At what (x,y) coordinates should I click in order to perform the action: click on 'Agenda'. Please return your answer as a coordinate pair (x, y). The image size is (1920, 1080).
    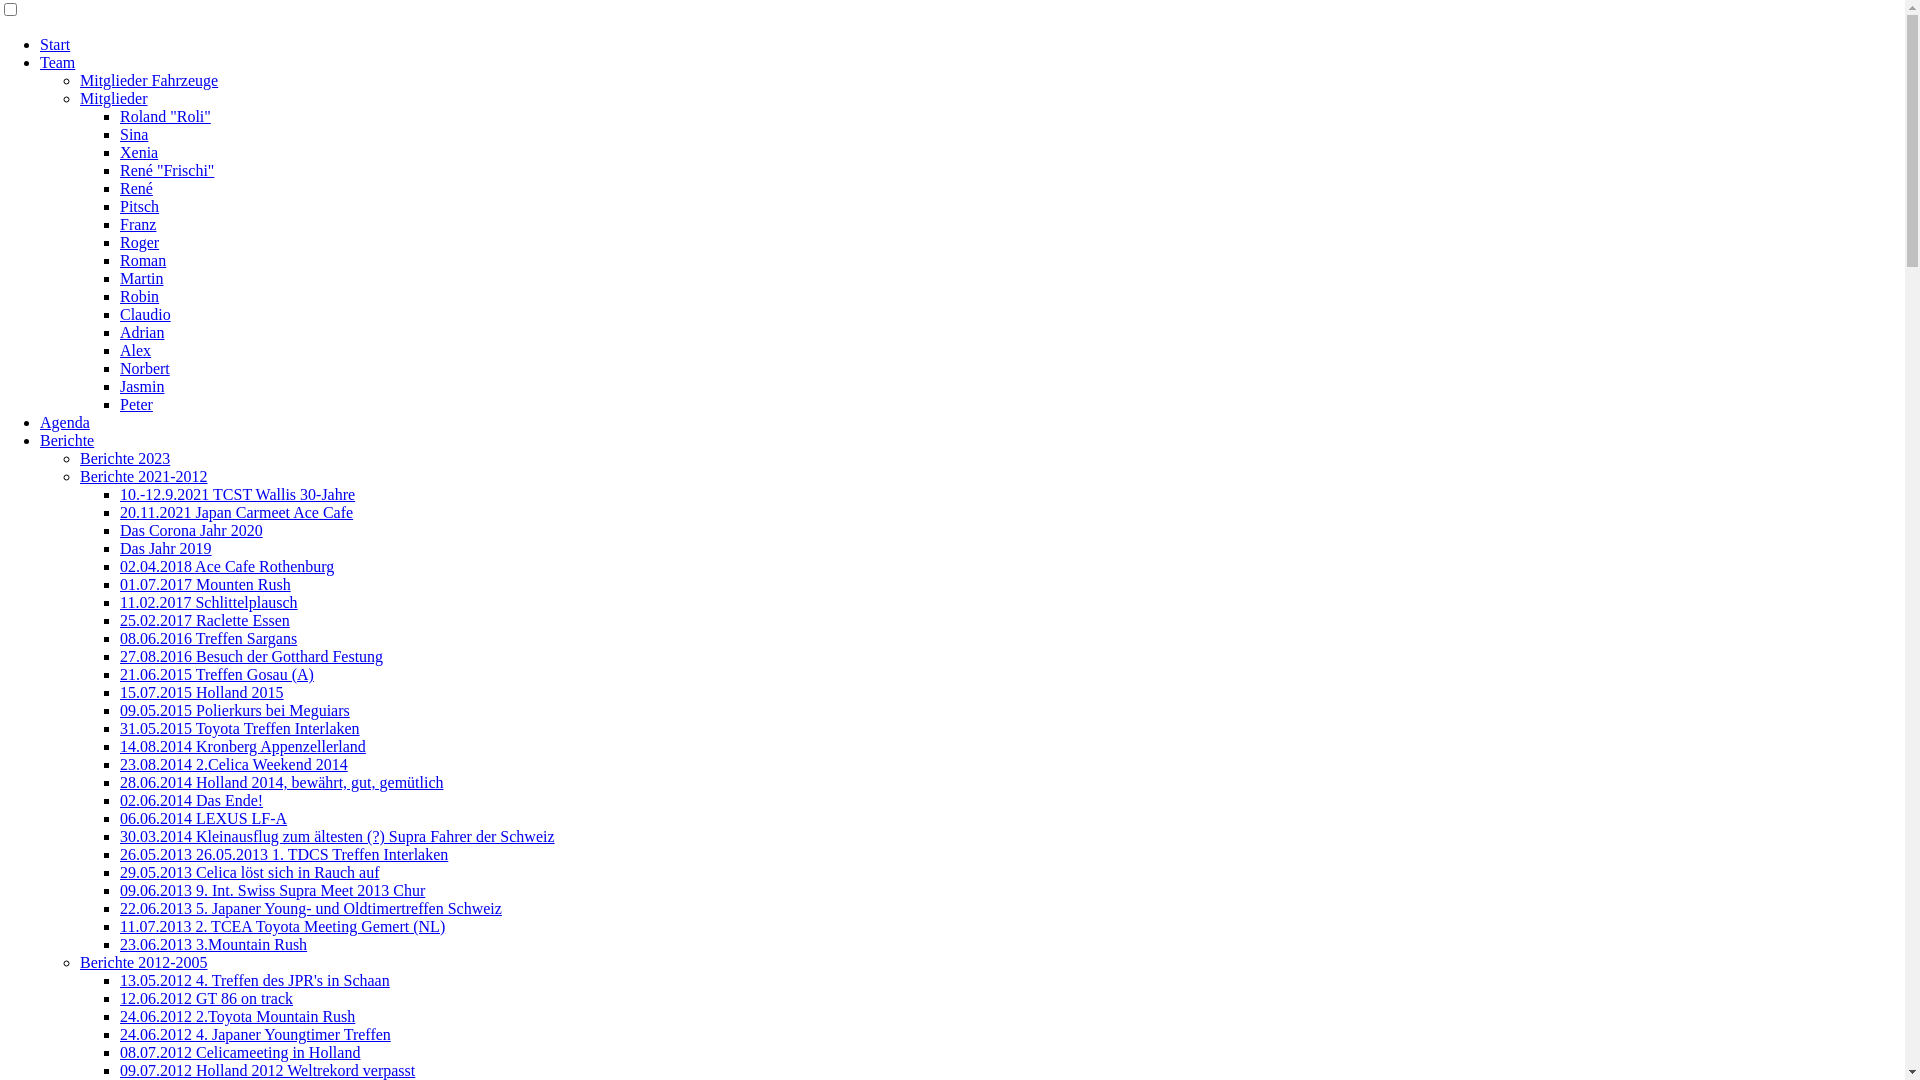
    Looking at the image, I should click on (39, 421).